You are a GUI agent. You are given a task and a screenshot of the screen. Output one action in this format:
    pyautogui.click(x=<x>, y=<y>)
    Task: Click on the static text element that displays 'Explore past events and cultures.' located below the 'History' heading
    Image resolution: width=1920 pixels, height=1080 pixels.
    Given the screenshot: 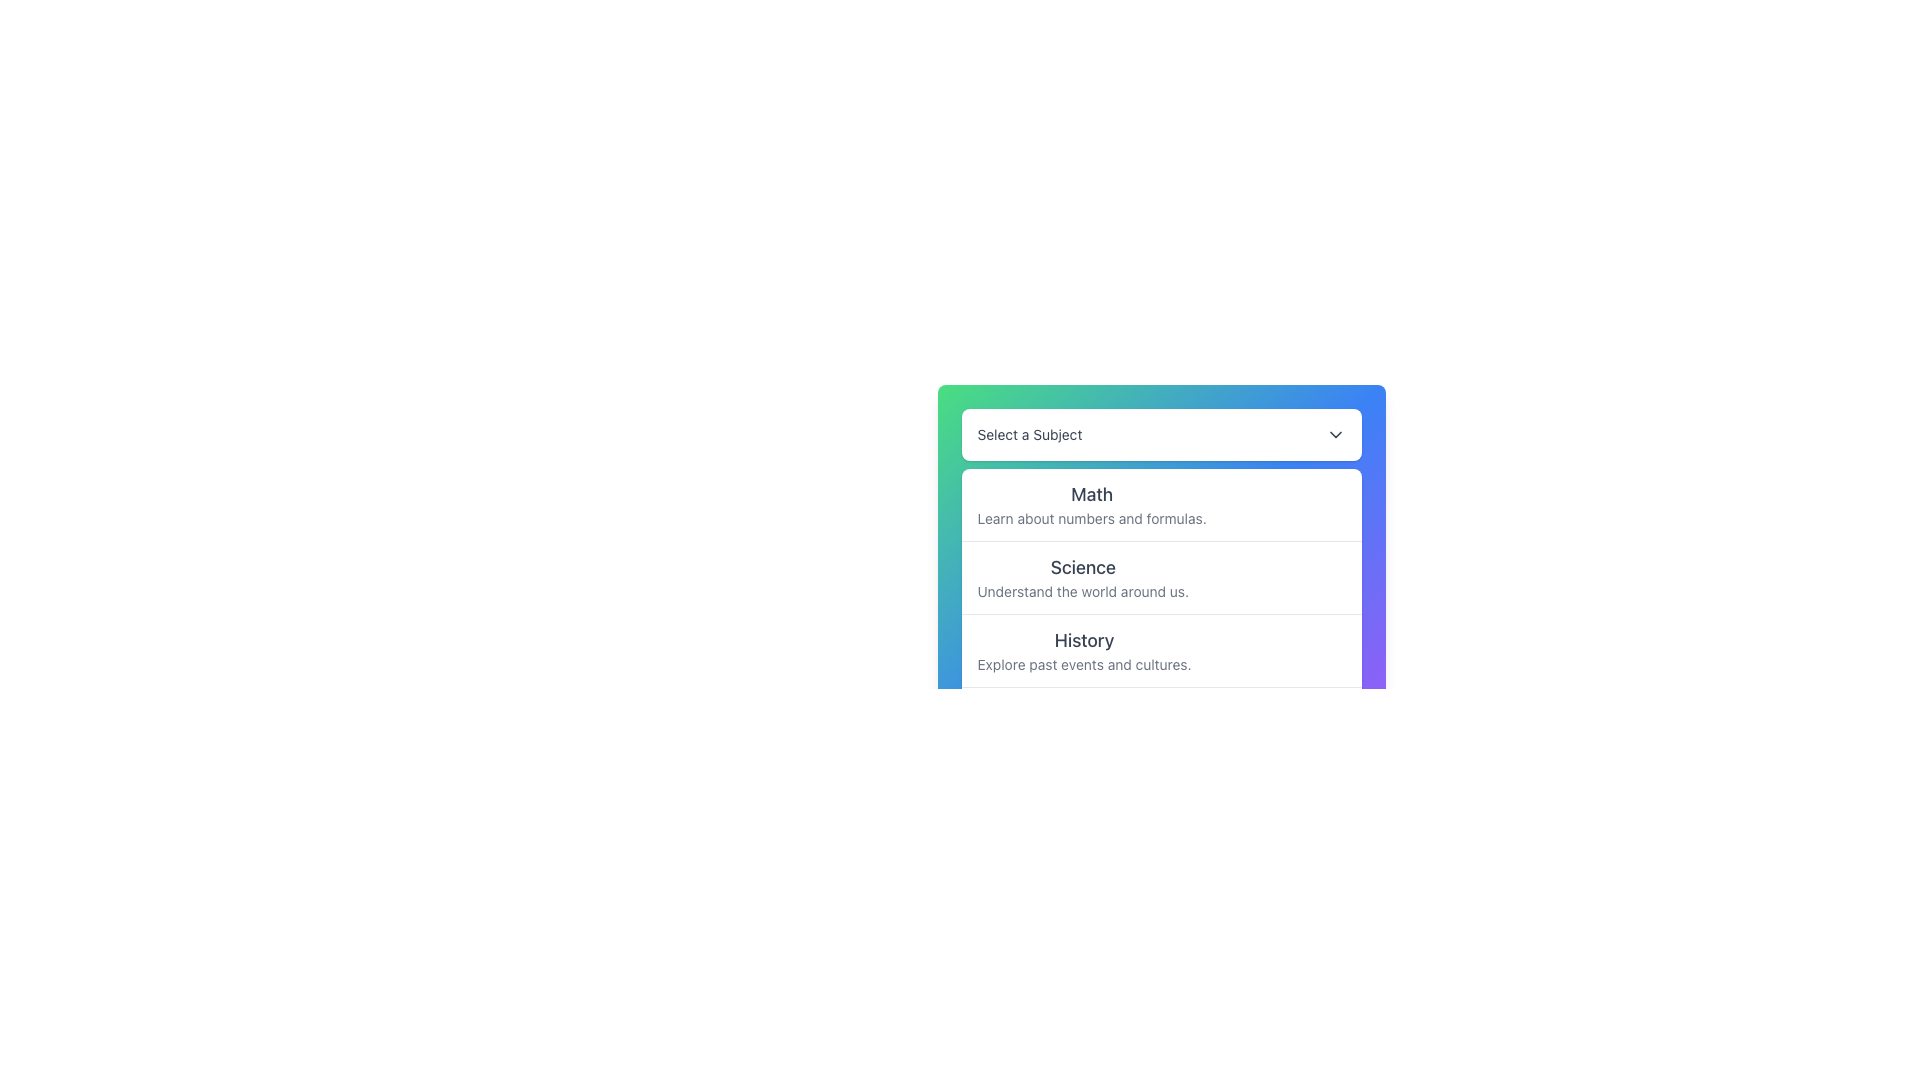 What is the action you would take?
    pyautogui.click(x=1083, y=664)
    